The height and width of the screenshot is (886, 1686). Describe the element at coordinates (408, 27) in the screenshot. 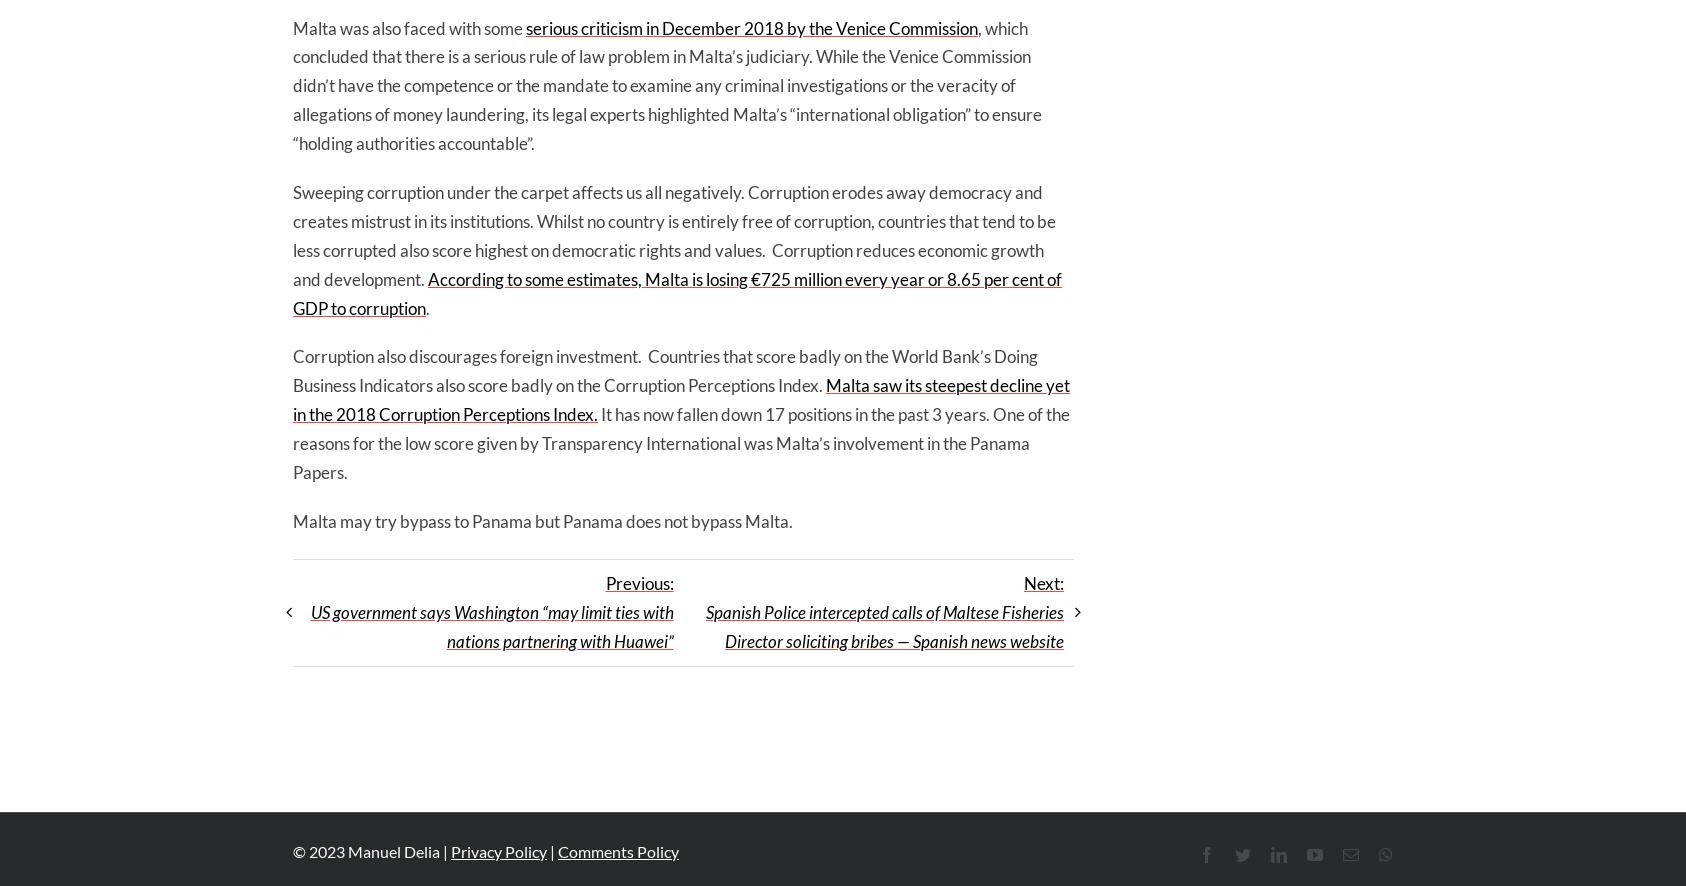

I see `'Malta was also faced with some'` at that location.